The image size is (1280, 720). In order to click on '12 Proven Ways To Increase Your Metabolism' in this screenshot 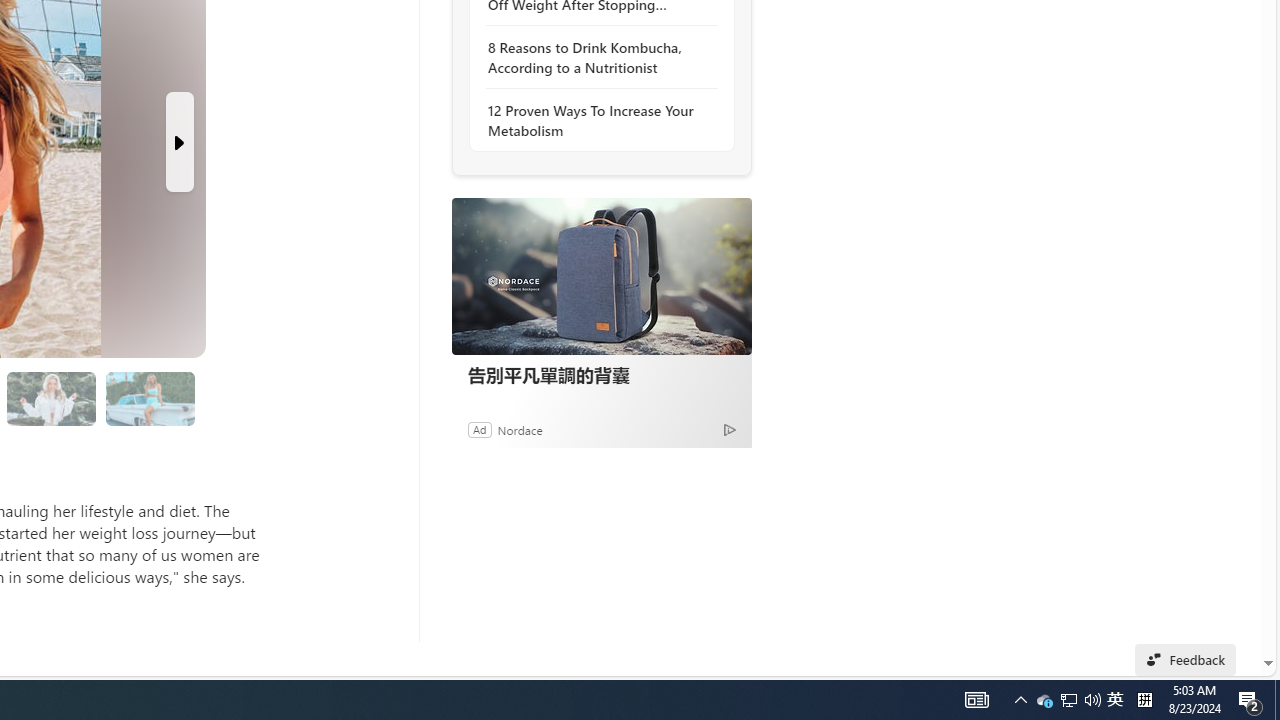, I will do `click(595, 120)`.